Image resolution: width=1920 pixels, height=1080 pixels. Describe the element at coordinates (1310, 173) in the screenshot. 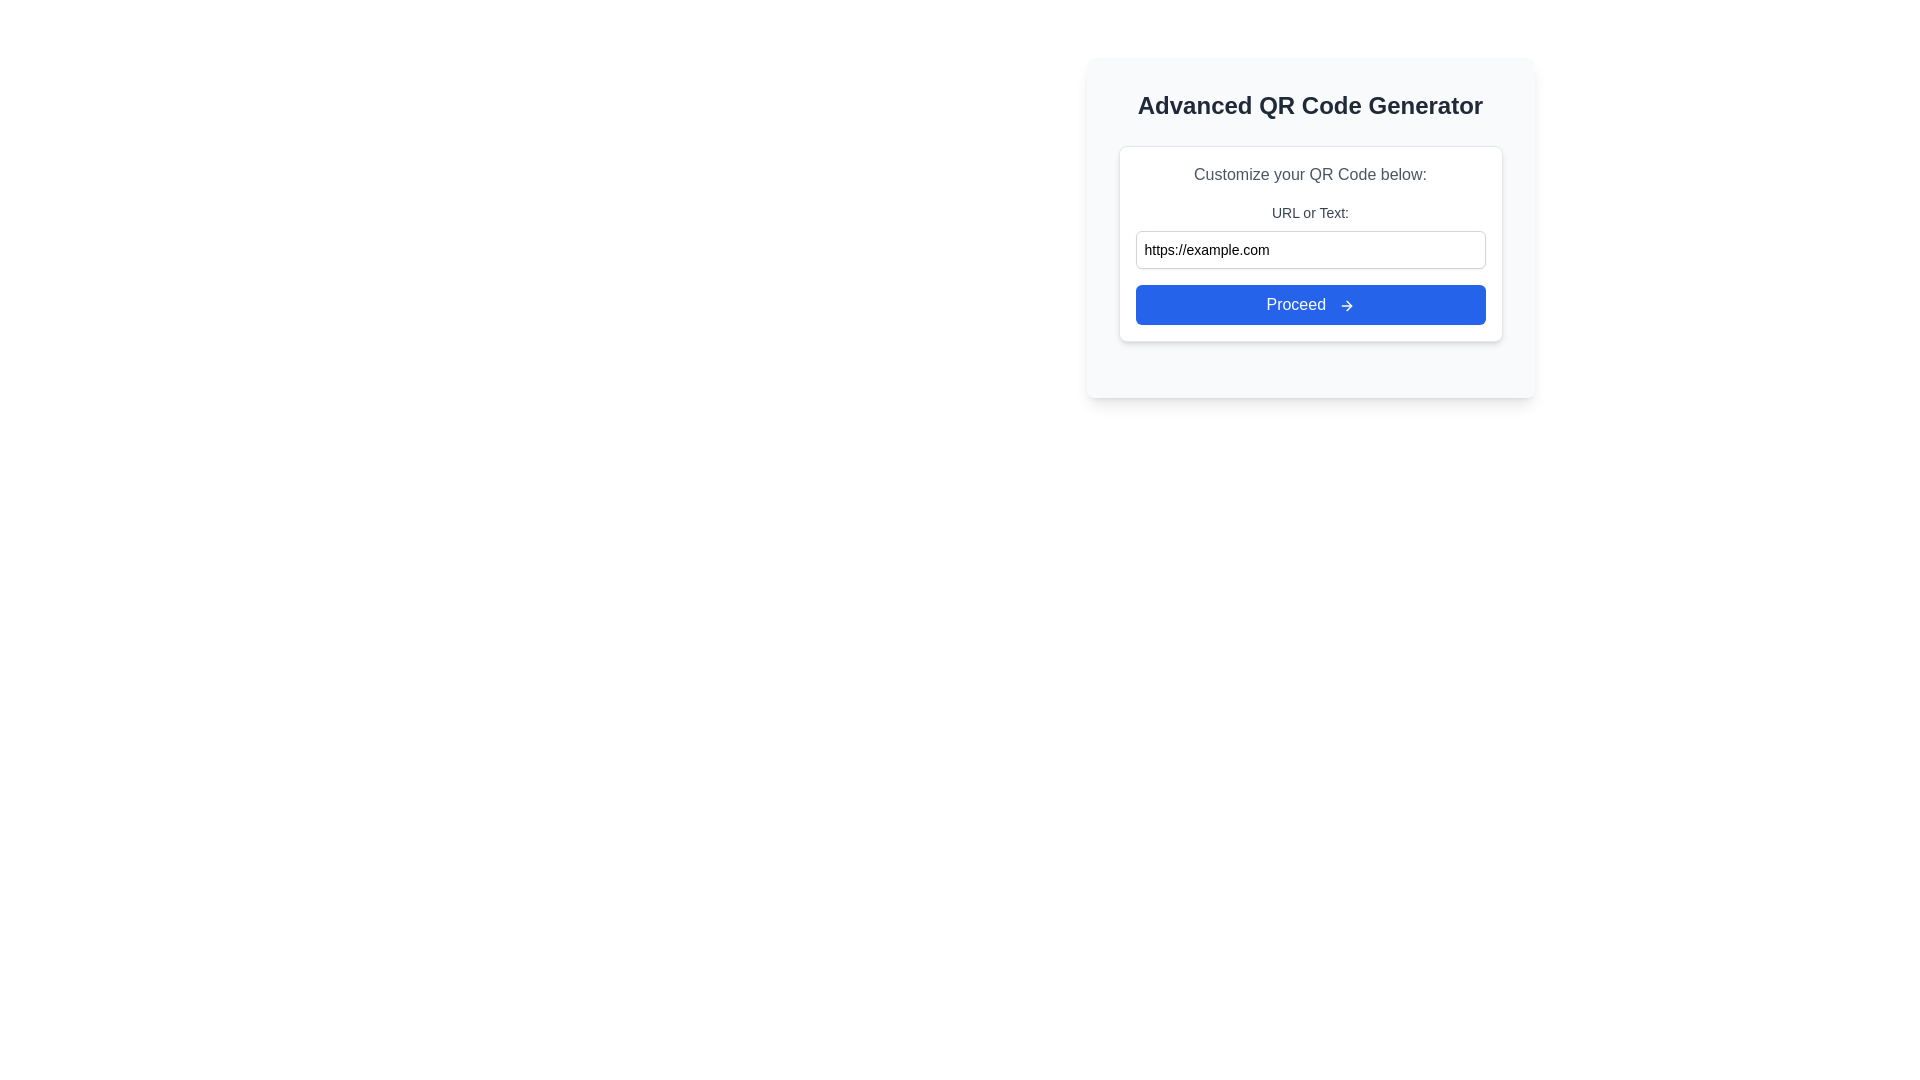

I see `the instructional text label that reads 'Customize your QR Code below:', which is centered at the top of the white card` at that location.